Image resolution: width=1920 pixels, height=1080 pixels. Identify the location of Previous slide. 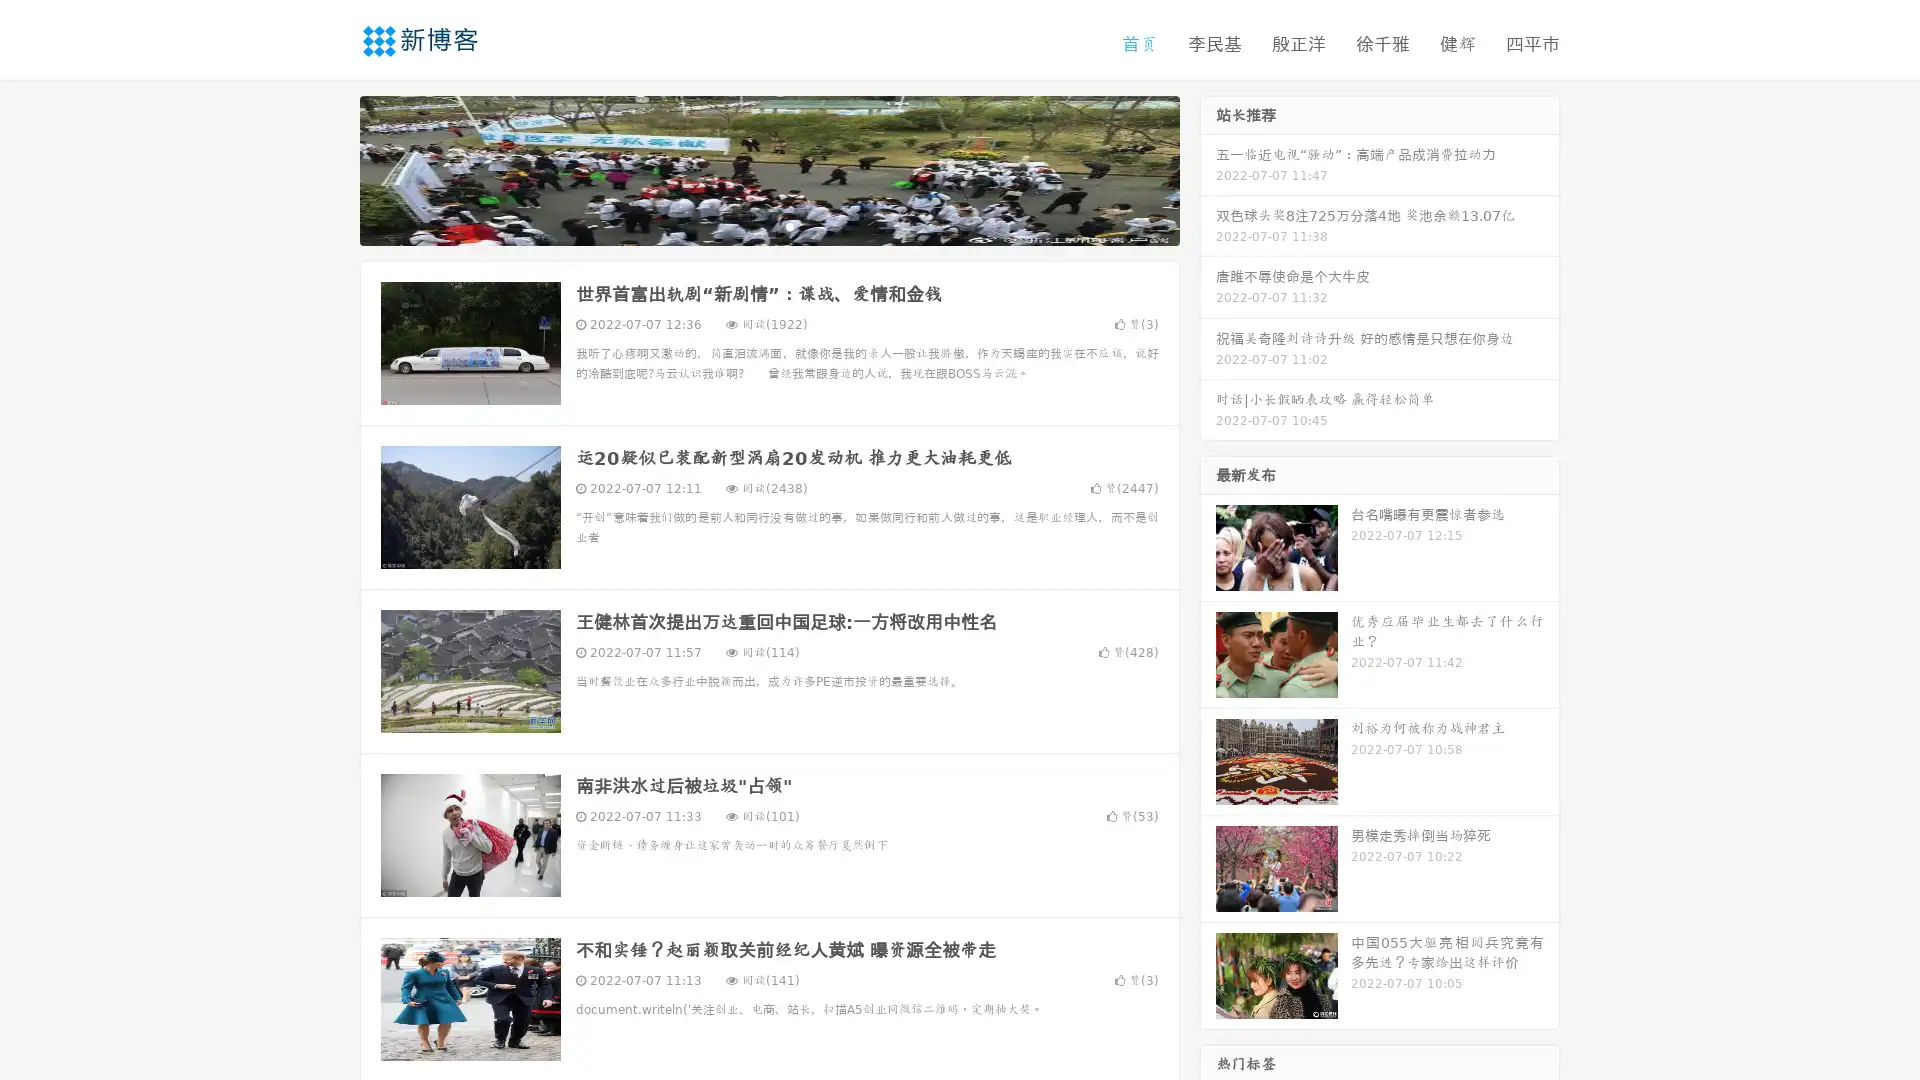
(330, 168).